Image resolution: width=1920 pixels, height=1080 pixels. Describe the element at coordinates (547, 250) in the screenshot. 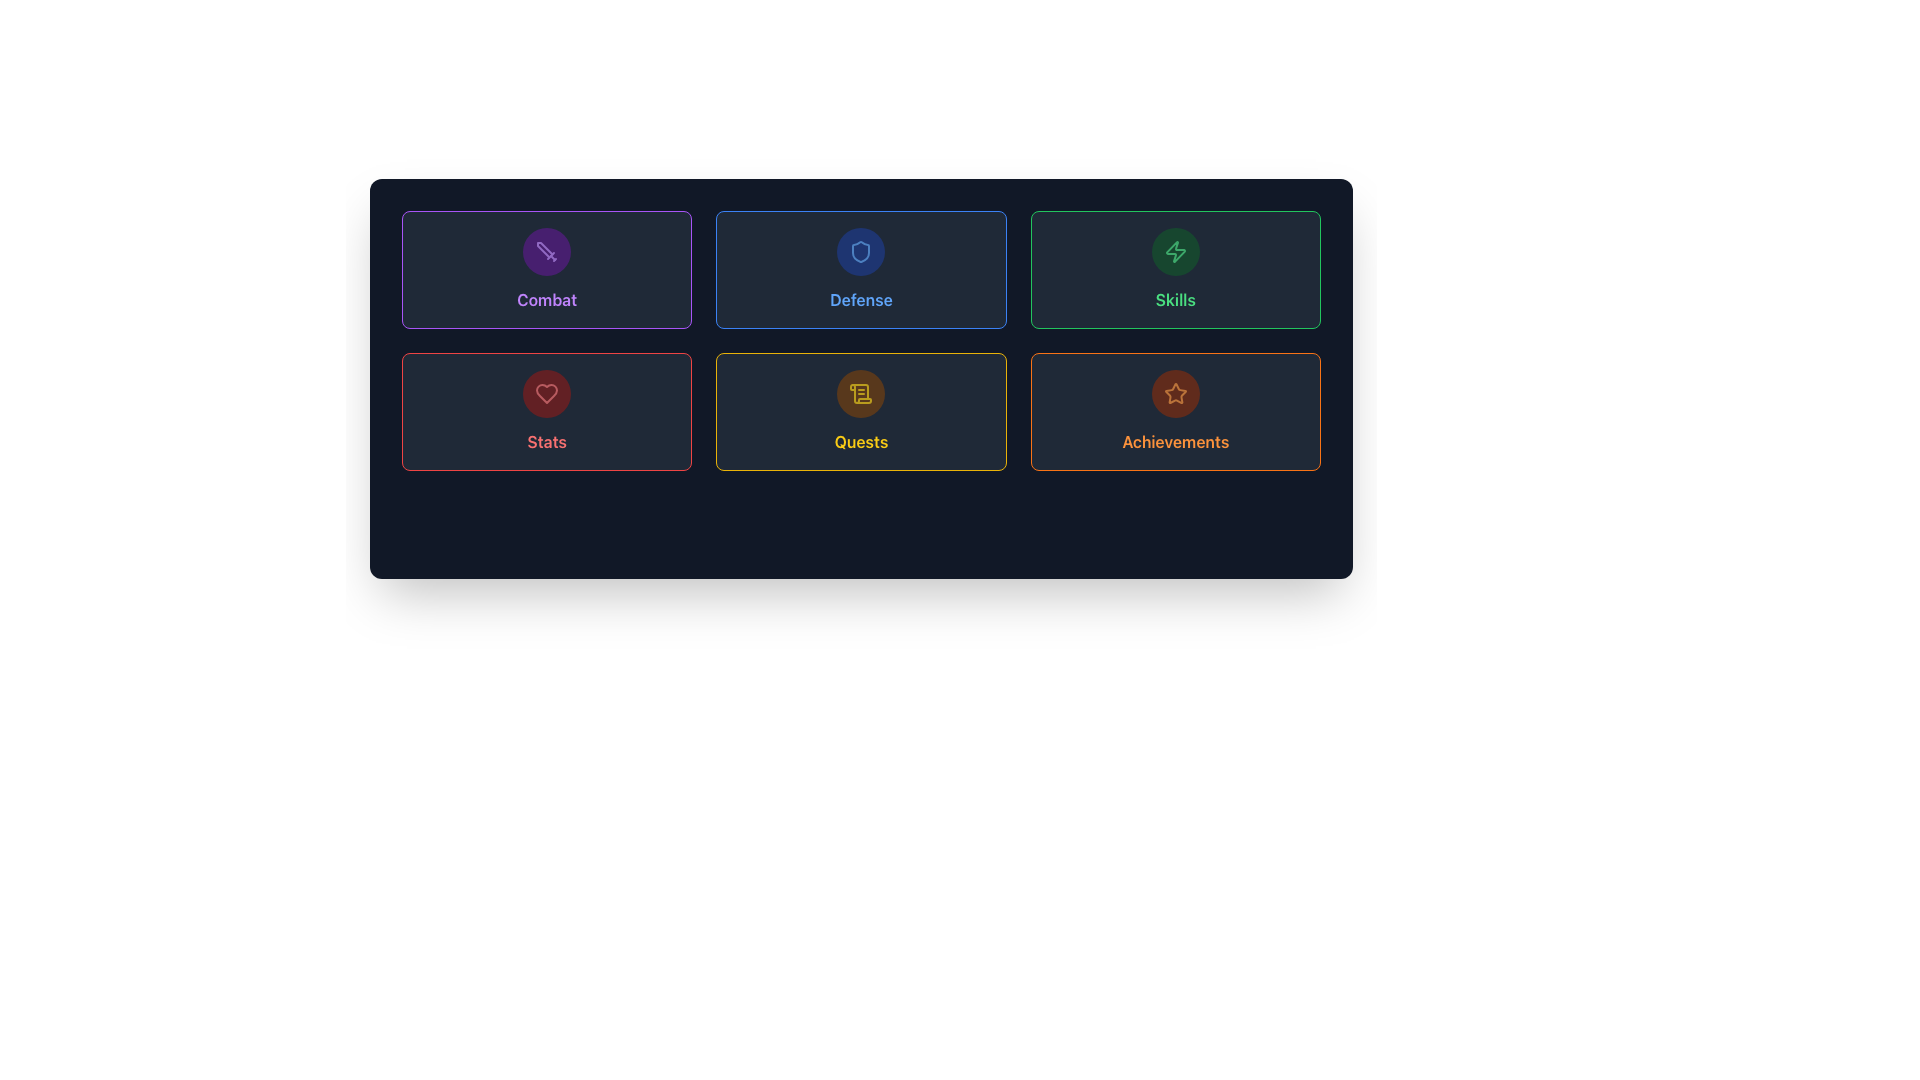

I see `the 'Combat' icon which visually represents the combat functionality within the interface` at that location.